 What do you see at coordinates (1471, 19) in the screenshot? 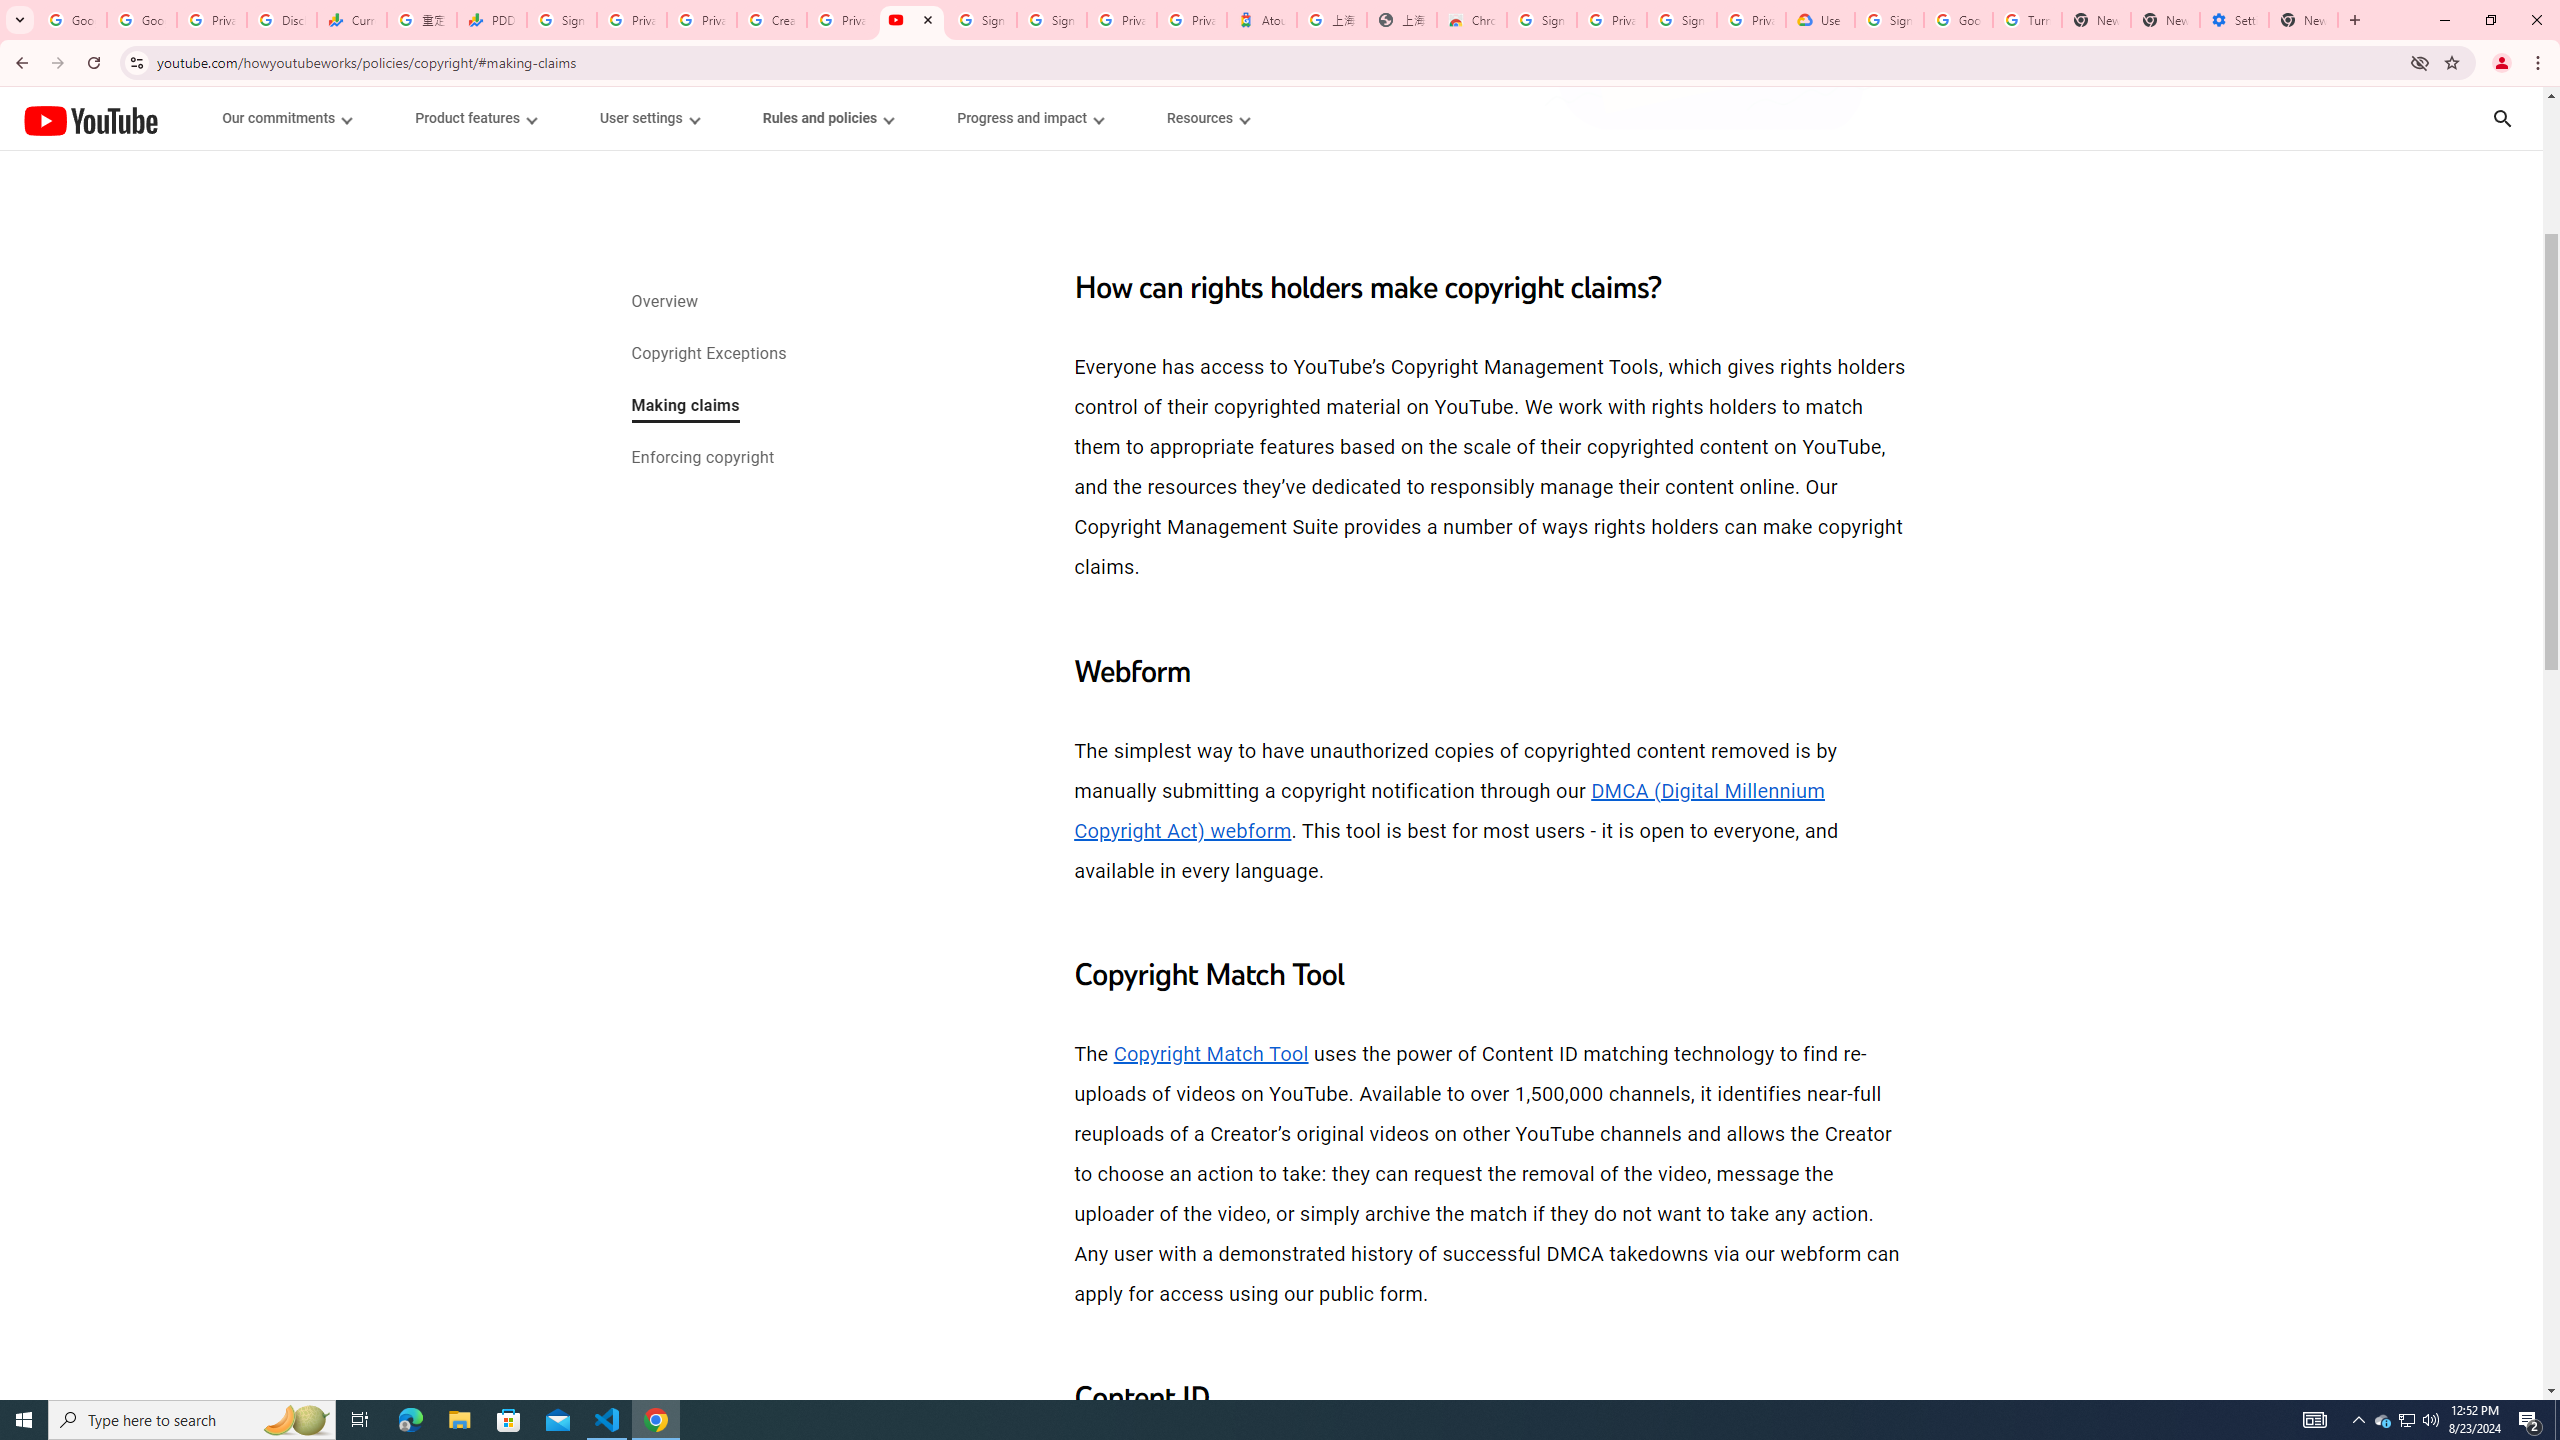
I see `'Chrome Web Store - Color themes by Chrome'` at bounding box center [1471, 19].